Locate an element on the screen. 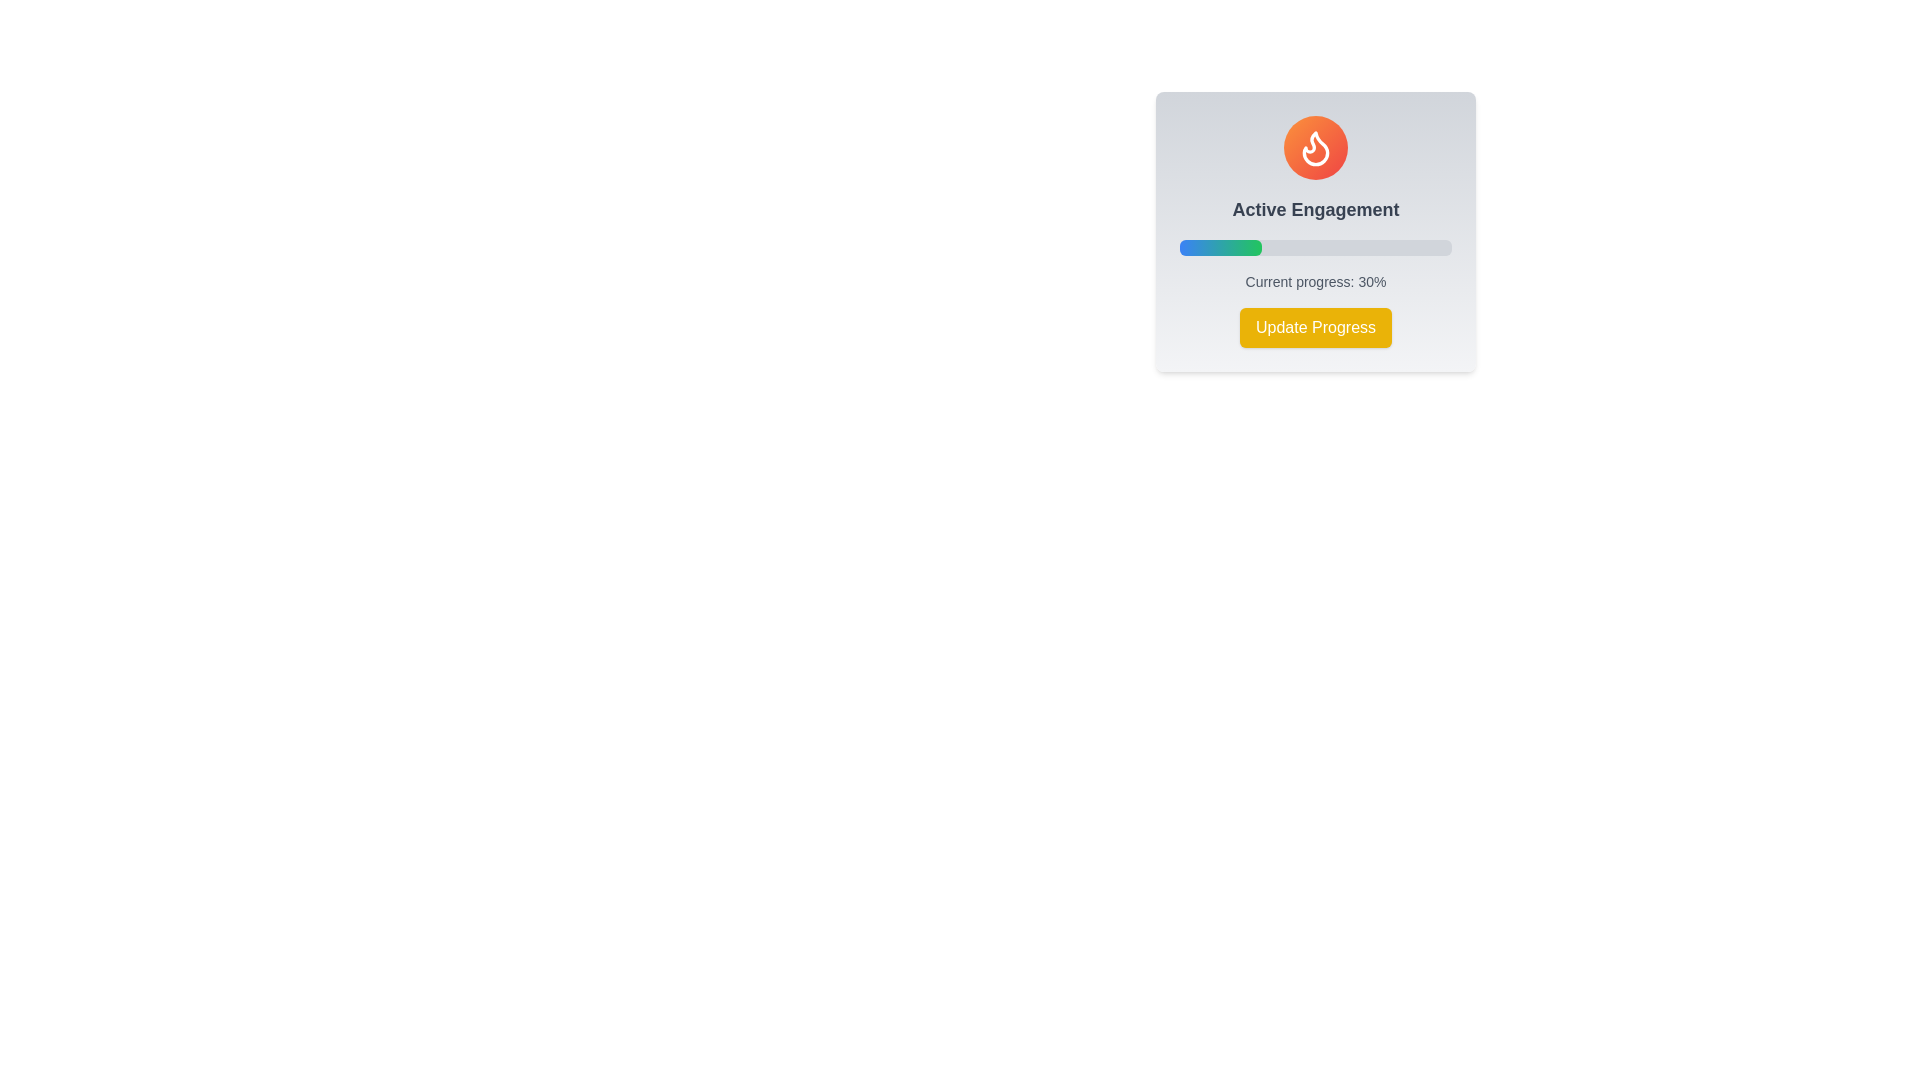 This screenshot has height=1080, width=1920. the decorative or status-indicating icon located inside the orange circular icon at the center top of the informational card titled 'Active Engagement' is located at coordinates (1315, 146).